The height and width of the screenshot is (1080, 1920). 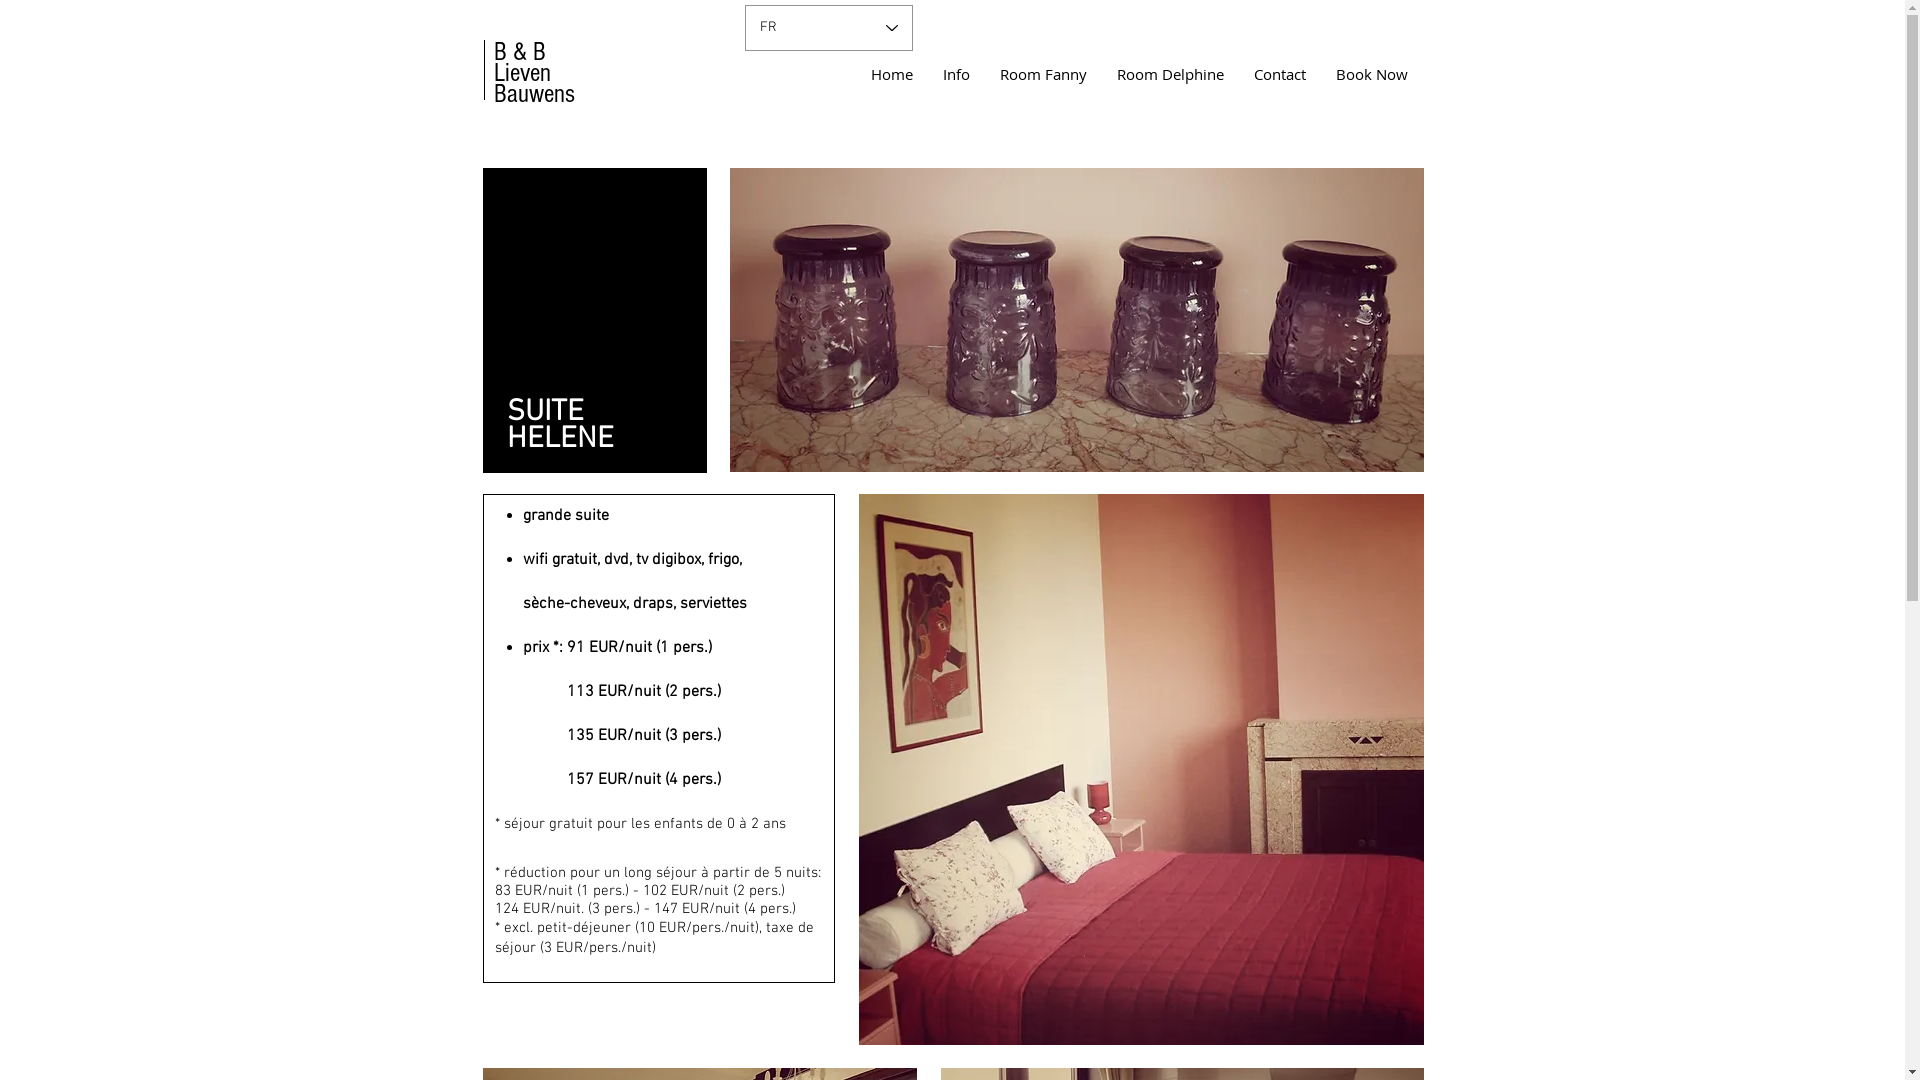 I want to click on 'Room Fanny', so click(x=1041, y=72).